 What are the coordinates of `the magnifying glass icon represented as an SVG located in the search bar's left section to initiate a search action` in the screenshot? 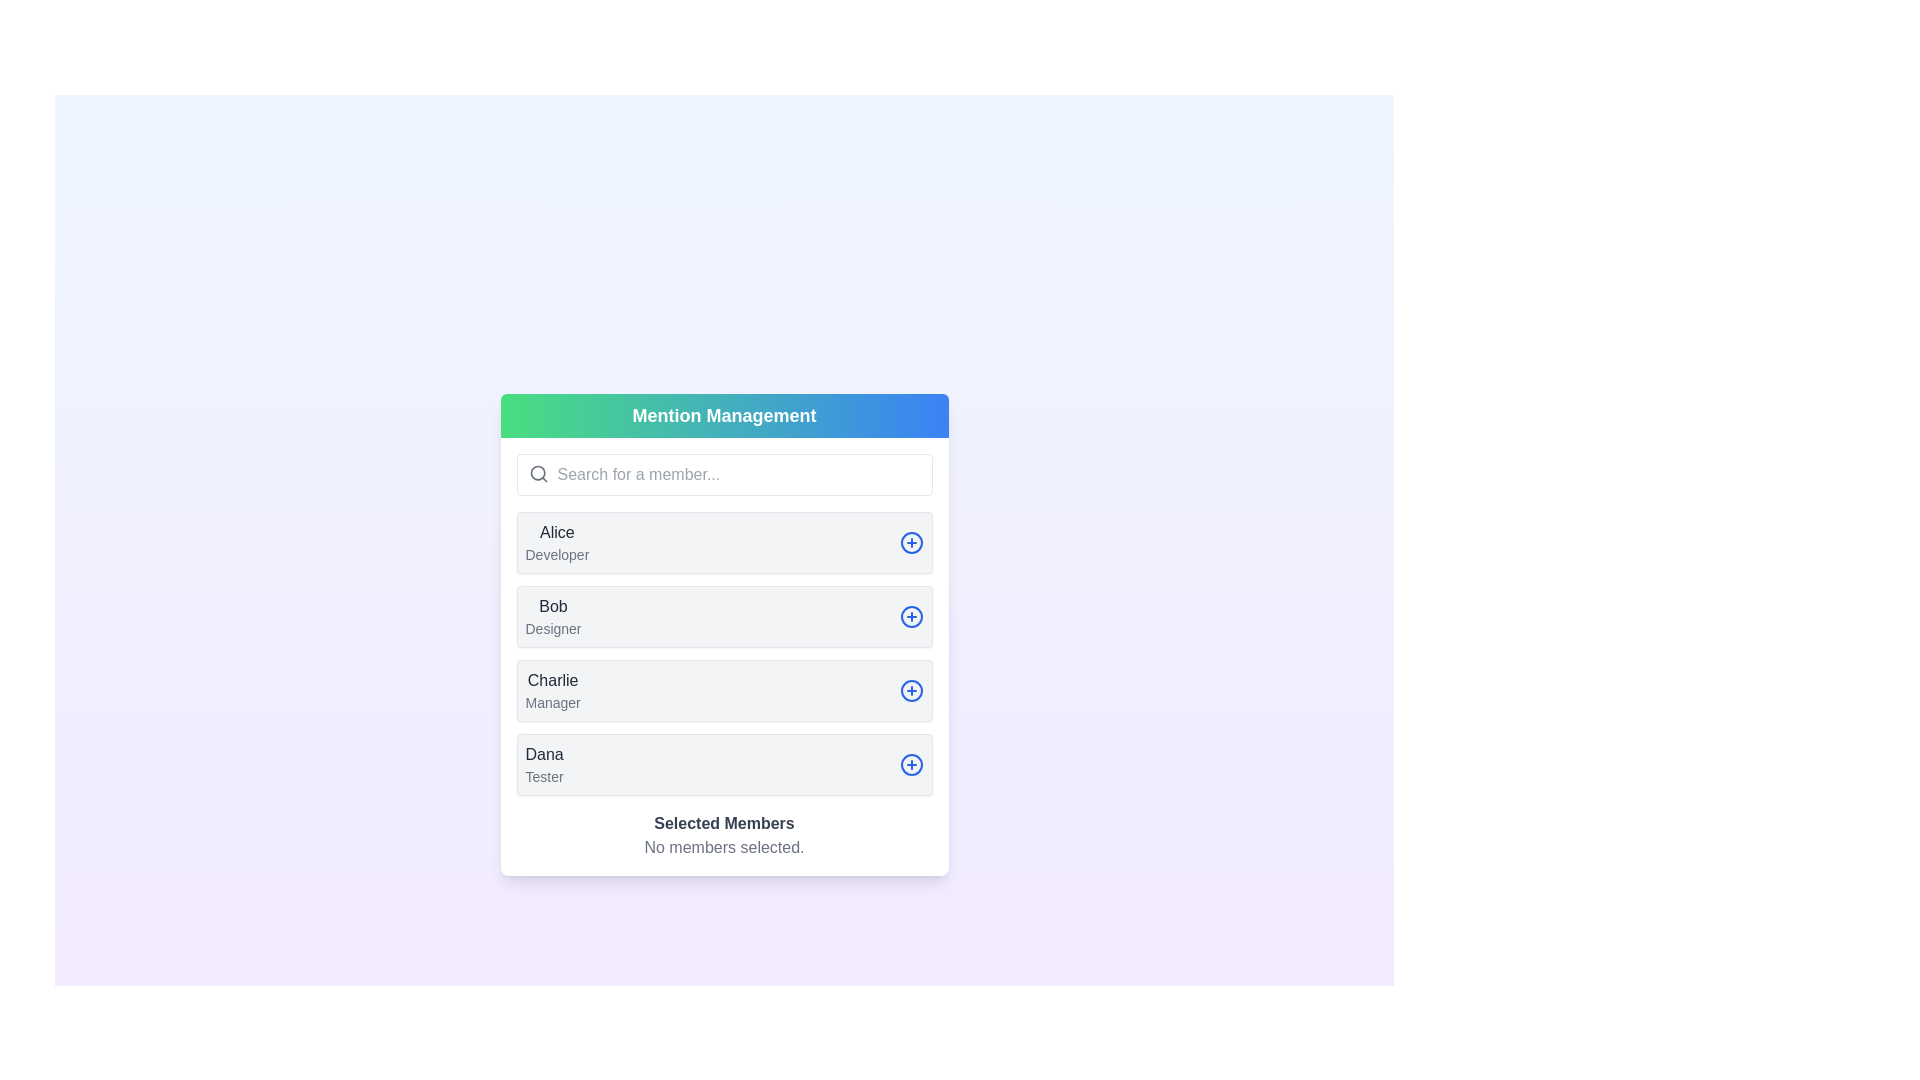 It's located at (538, 474).